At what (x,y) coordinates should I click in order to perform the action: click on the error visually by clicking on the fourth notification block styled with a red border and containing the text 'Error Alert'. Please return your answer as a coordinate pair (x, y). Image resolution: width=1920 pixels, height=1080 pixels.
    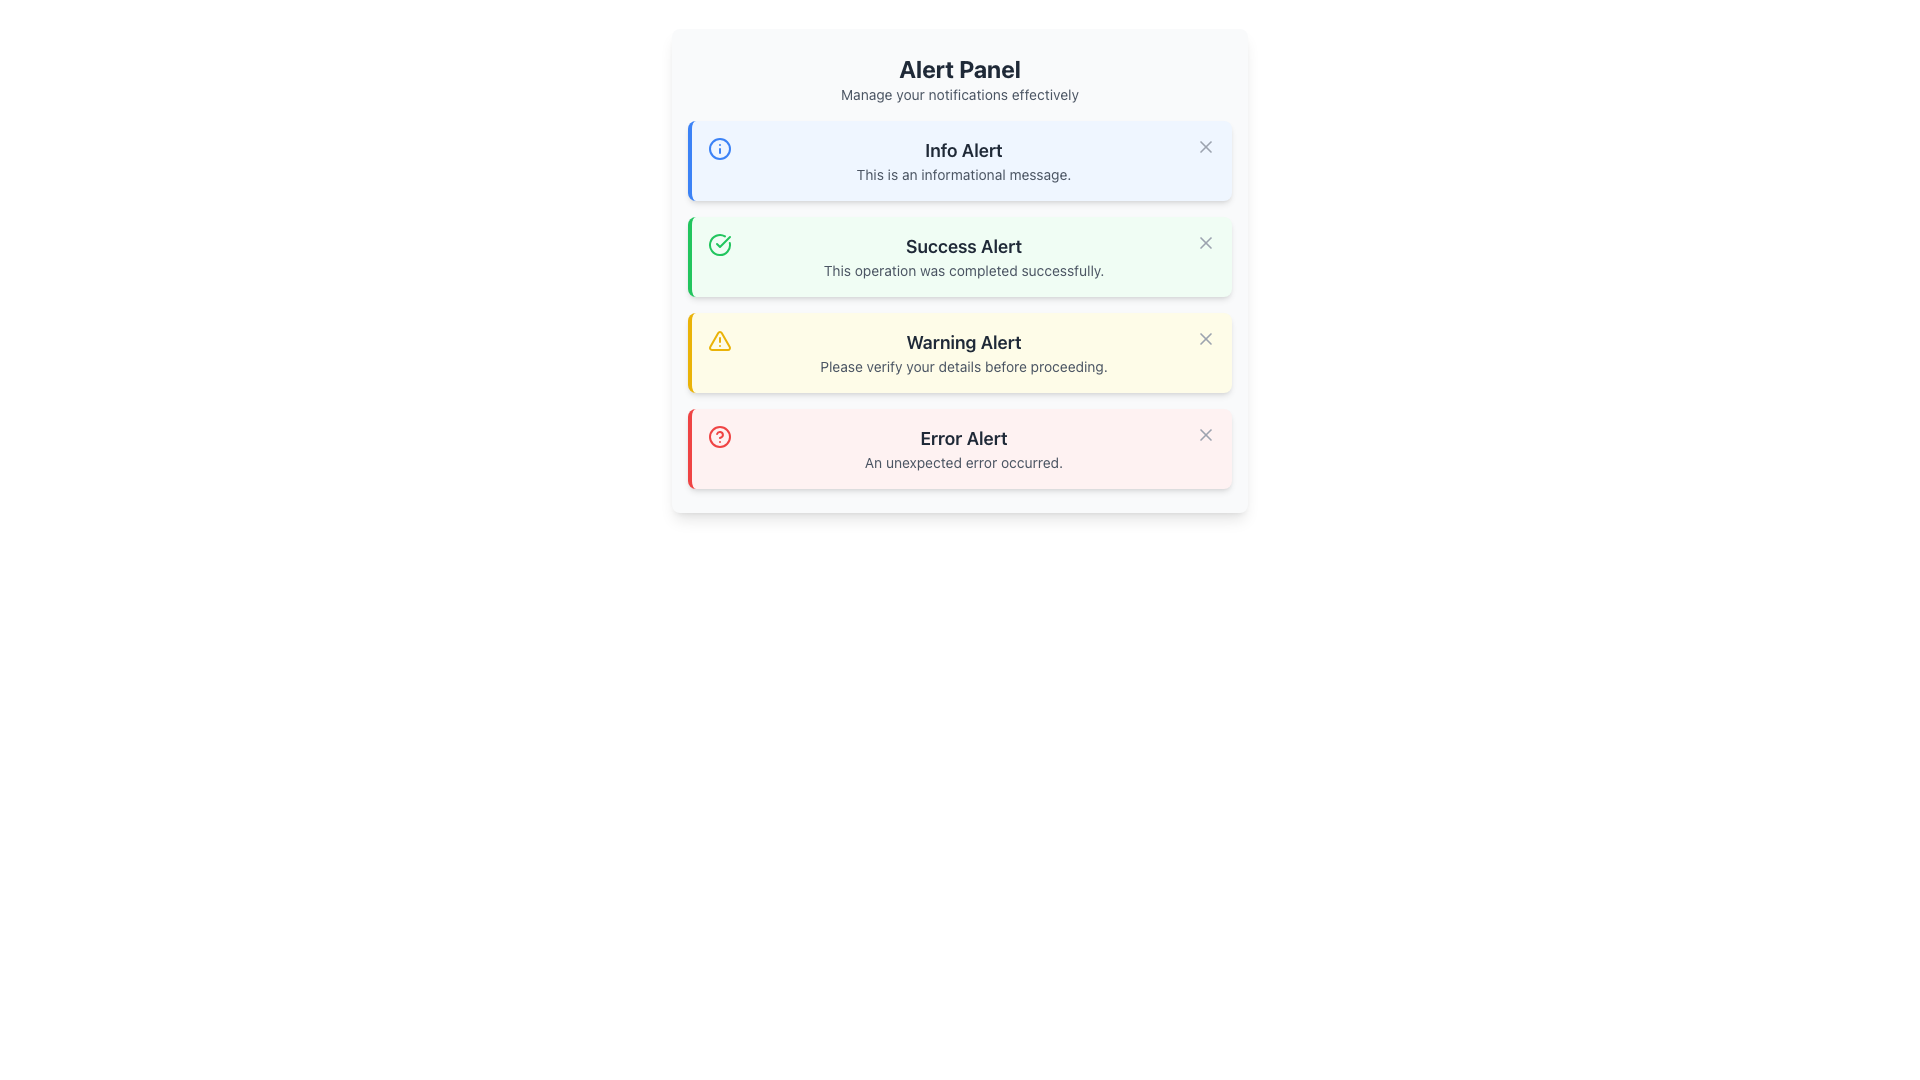
    Looking at the image, I should click on (960, 447).